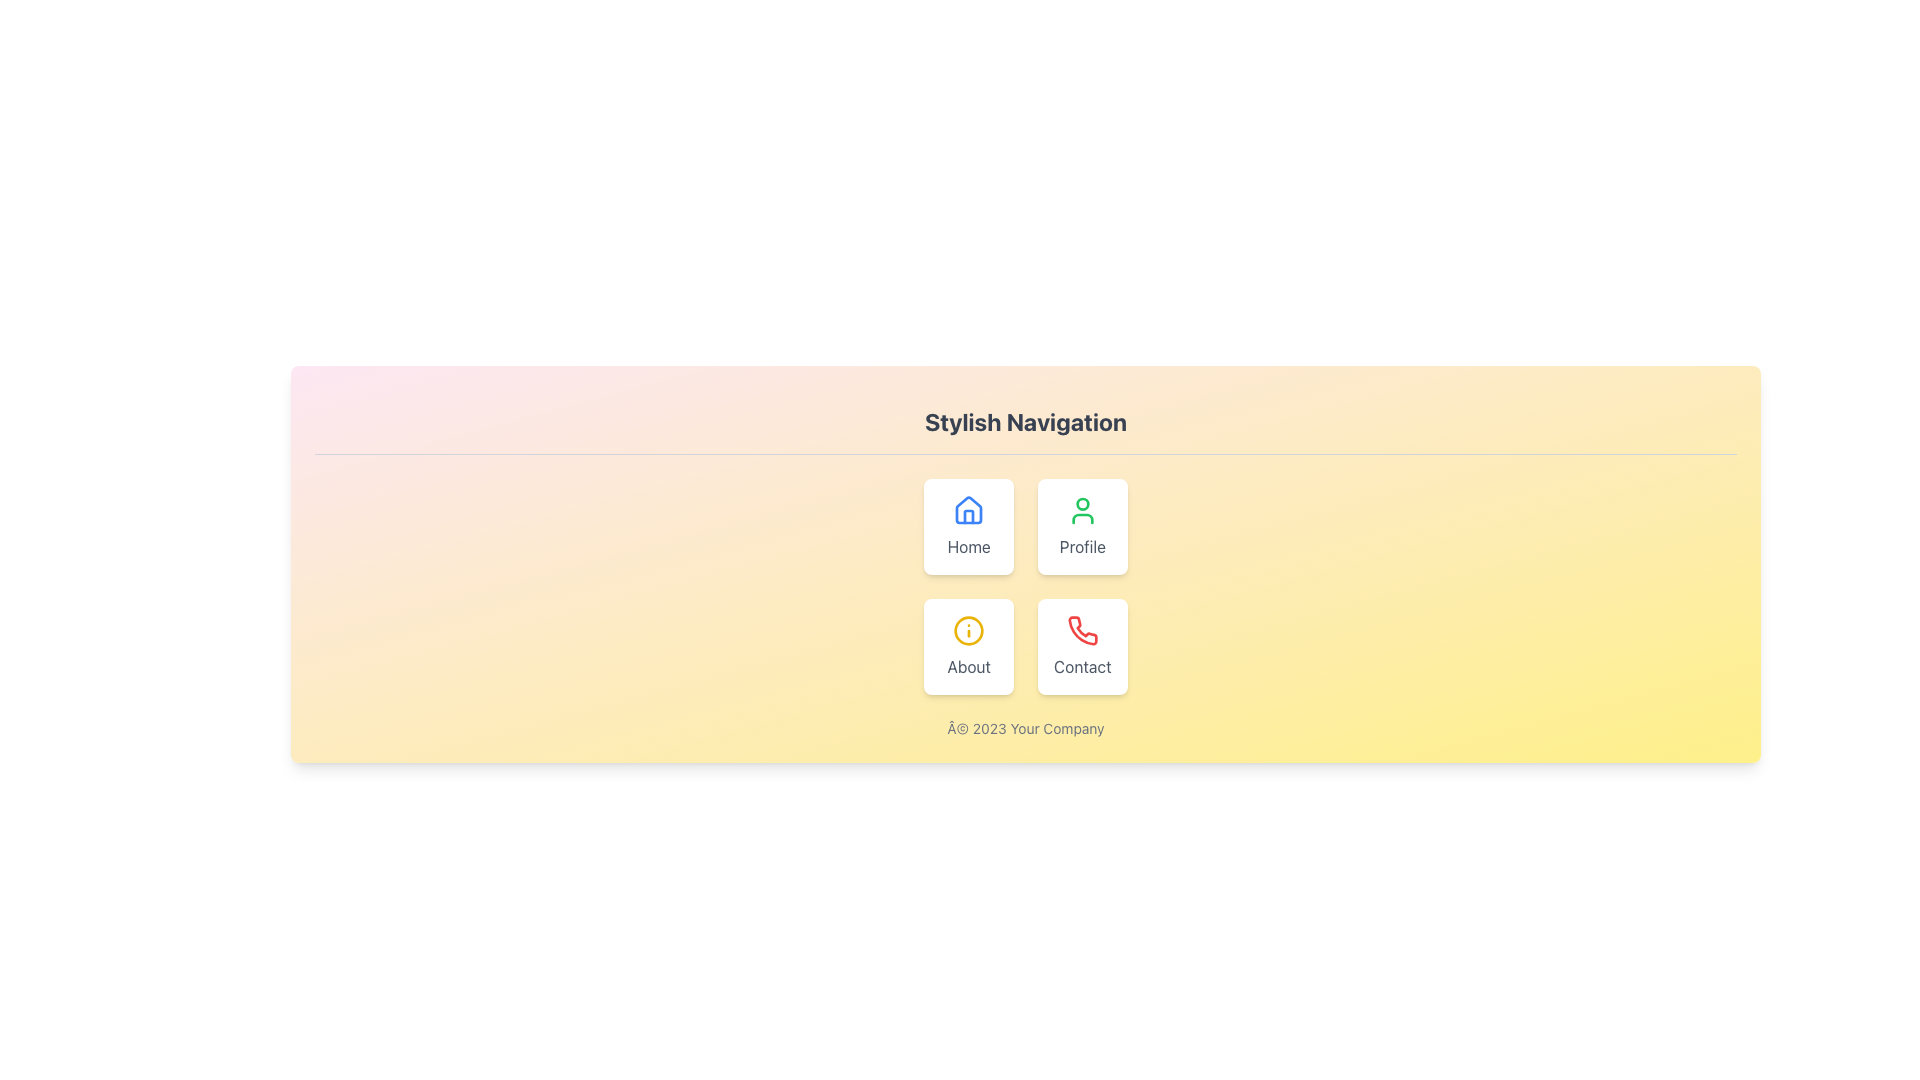 This screenshot has height=1080, width=1920. Describe the element at coordinates (1081, 526) in the screenshot. I see `the 'Profile' button, which is a rectangular tile with a white background, rounded corners, a green user icon, and gray text centered below the icon` at that location.